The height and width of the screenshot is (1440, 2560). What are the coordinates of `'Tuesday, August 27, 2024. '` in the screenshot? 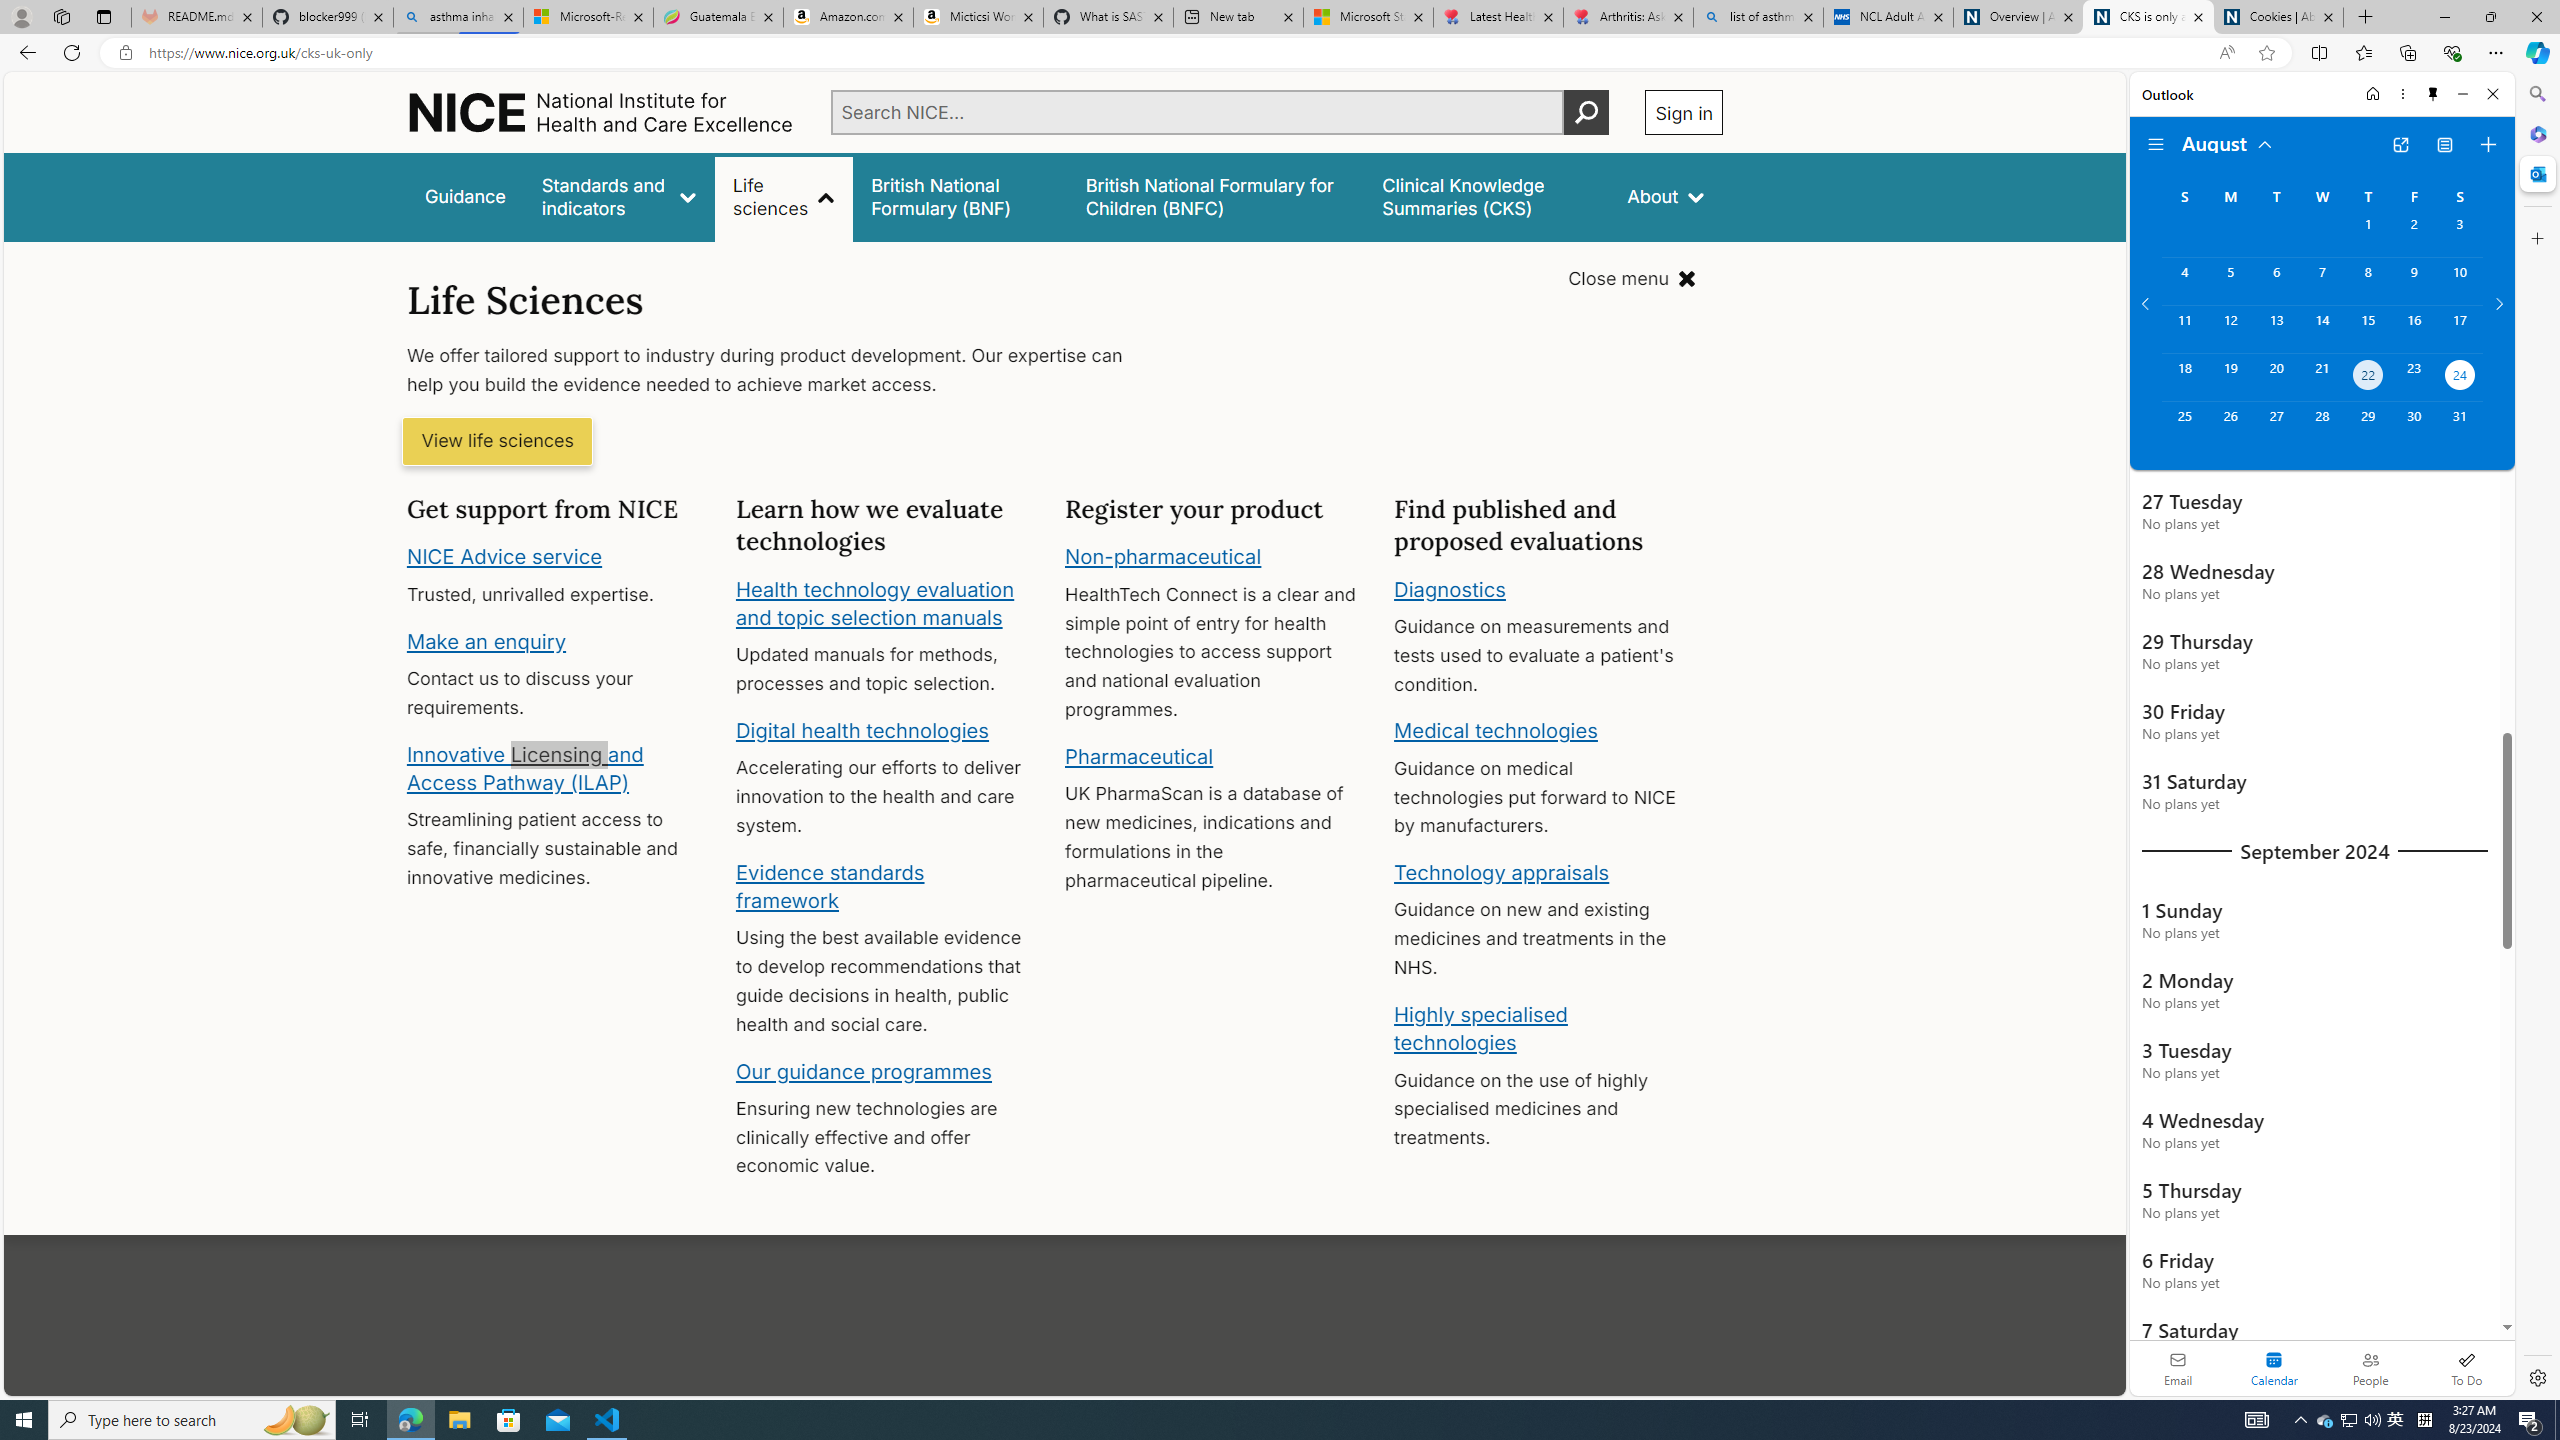 It's located at (2274, 425).